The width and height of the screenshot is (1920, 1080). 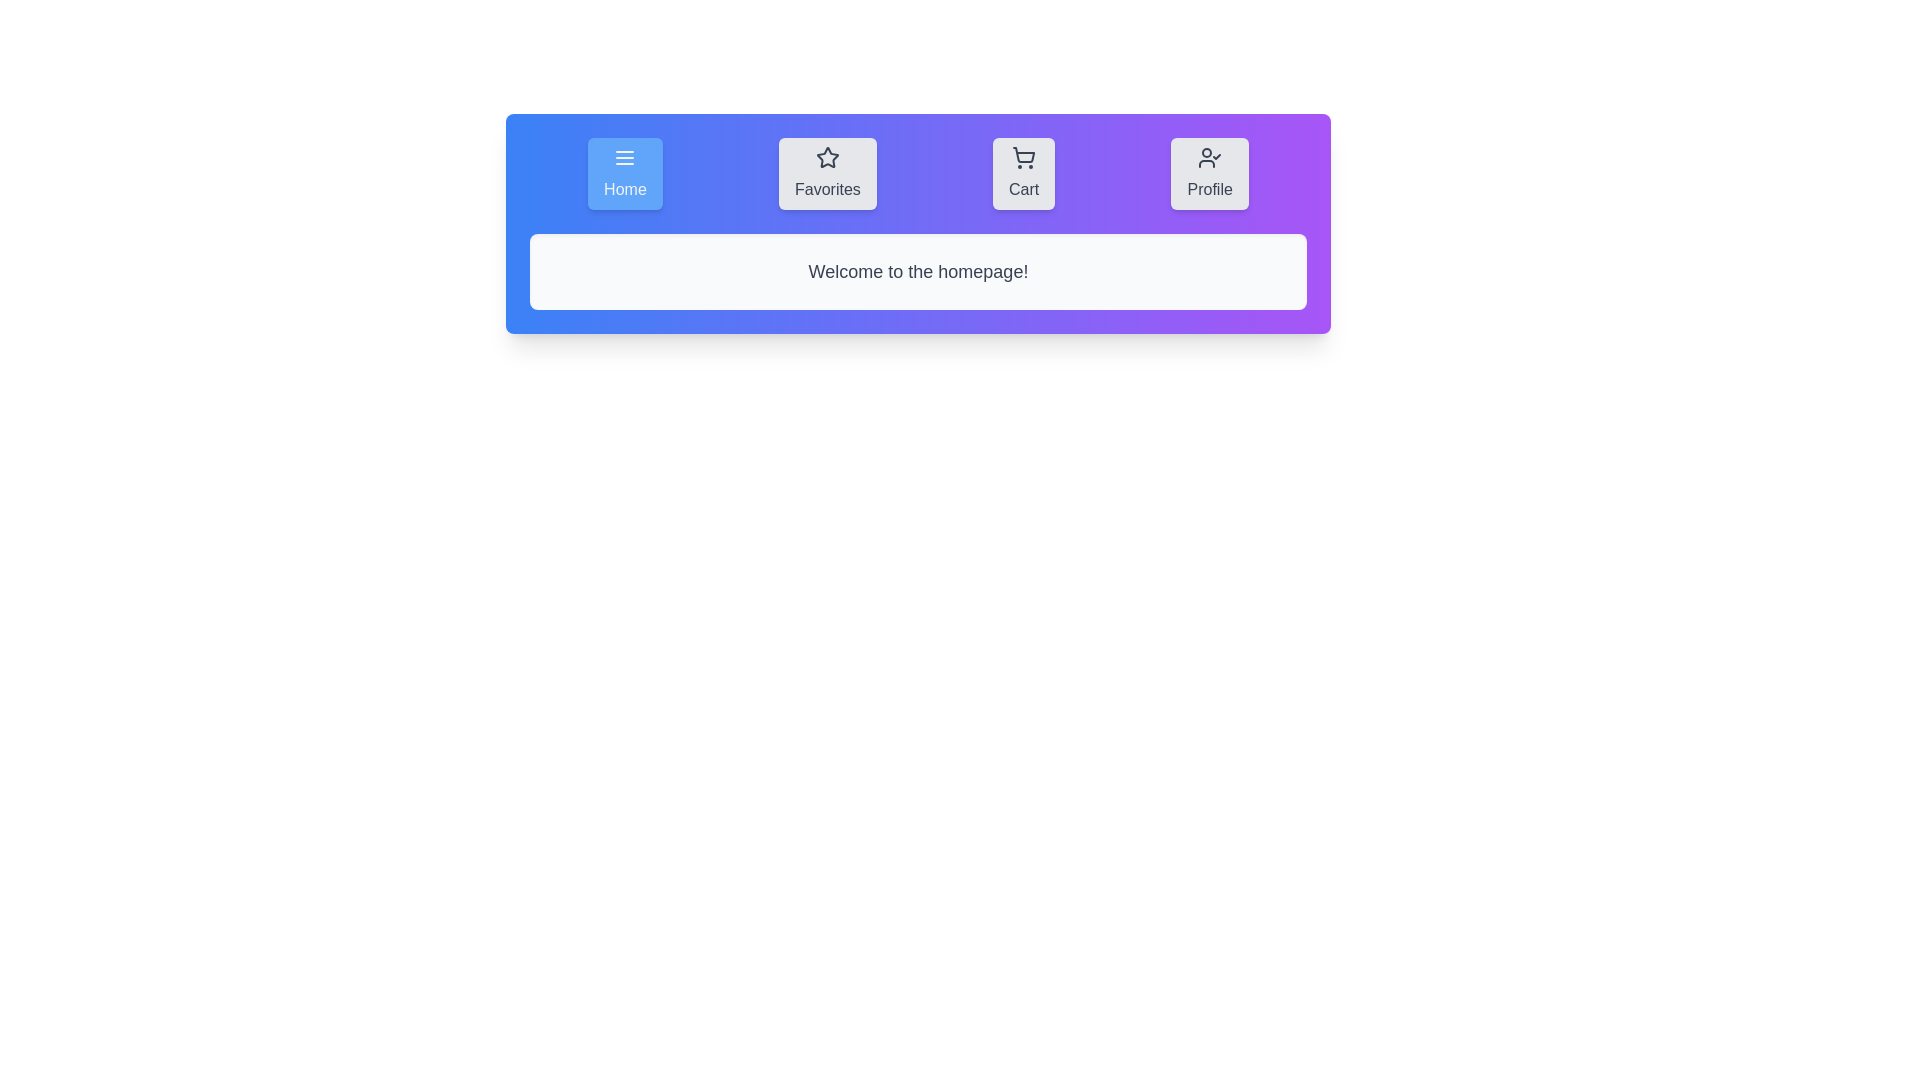 What do you see at coordinates (827, 157) in the screenshot?
I see `the 'Favorites' icon located in the top navigation bar, which is used for marking or accessing favorite items, situated above the text label 'Favorites'` at bounding box center [827, 157].